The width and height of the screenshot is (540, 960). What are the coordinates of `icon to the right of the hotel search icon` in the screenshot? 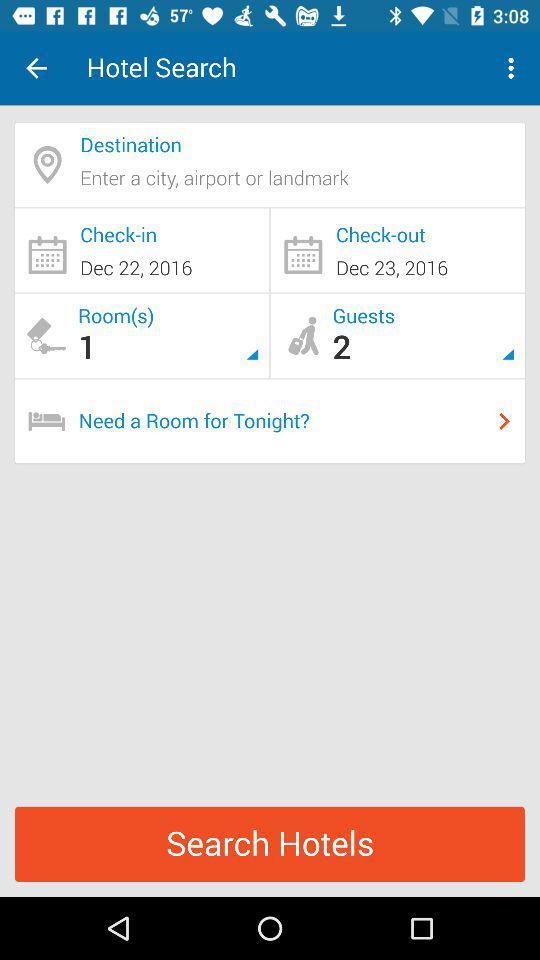 It's located at (513, 68).